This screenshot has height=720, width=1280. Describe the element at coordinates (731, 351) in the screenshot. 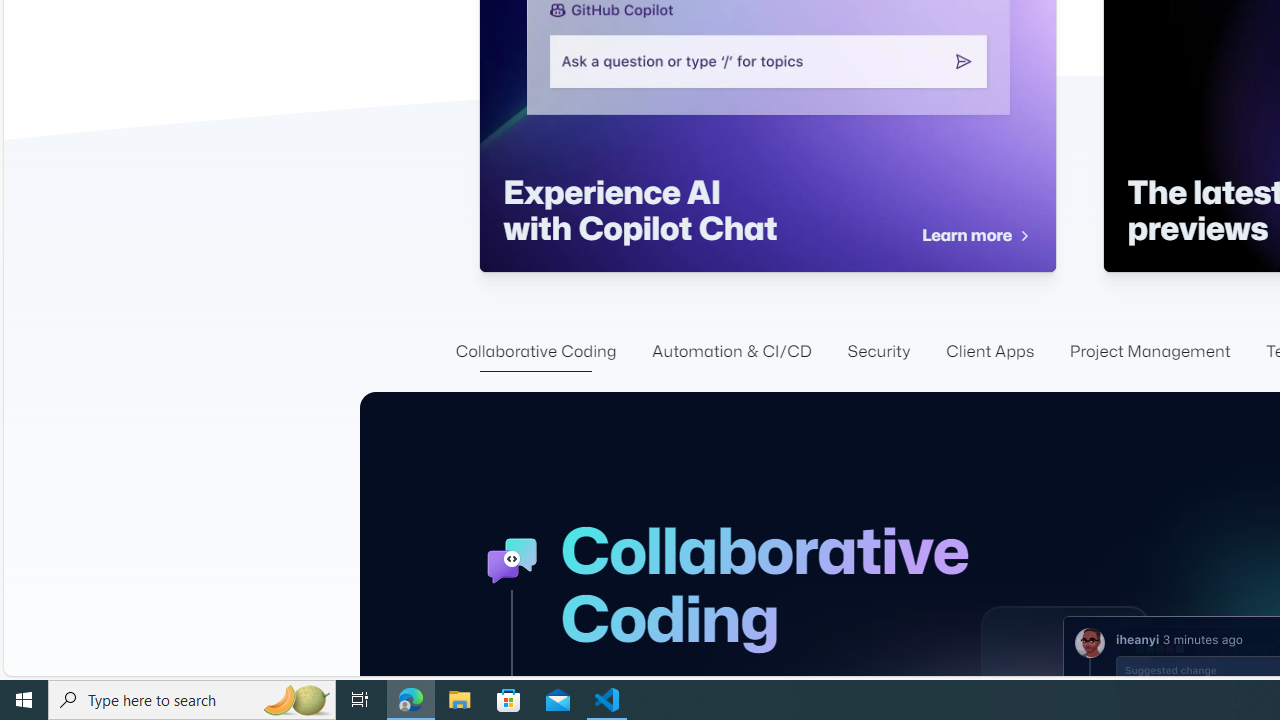

I see `'Automation & CI/CD'` at that location.